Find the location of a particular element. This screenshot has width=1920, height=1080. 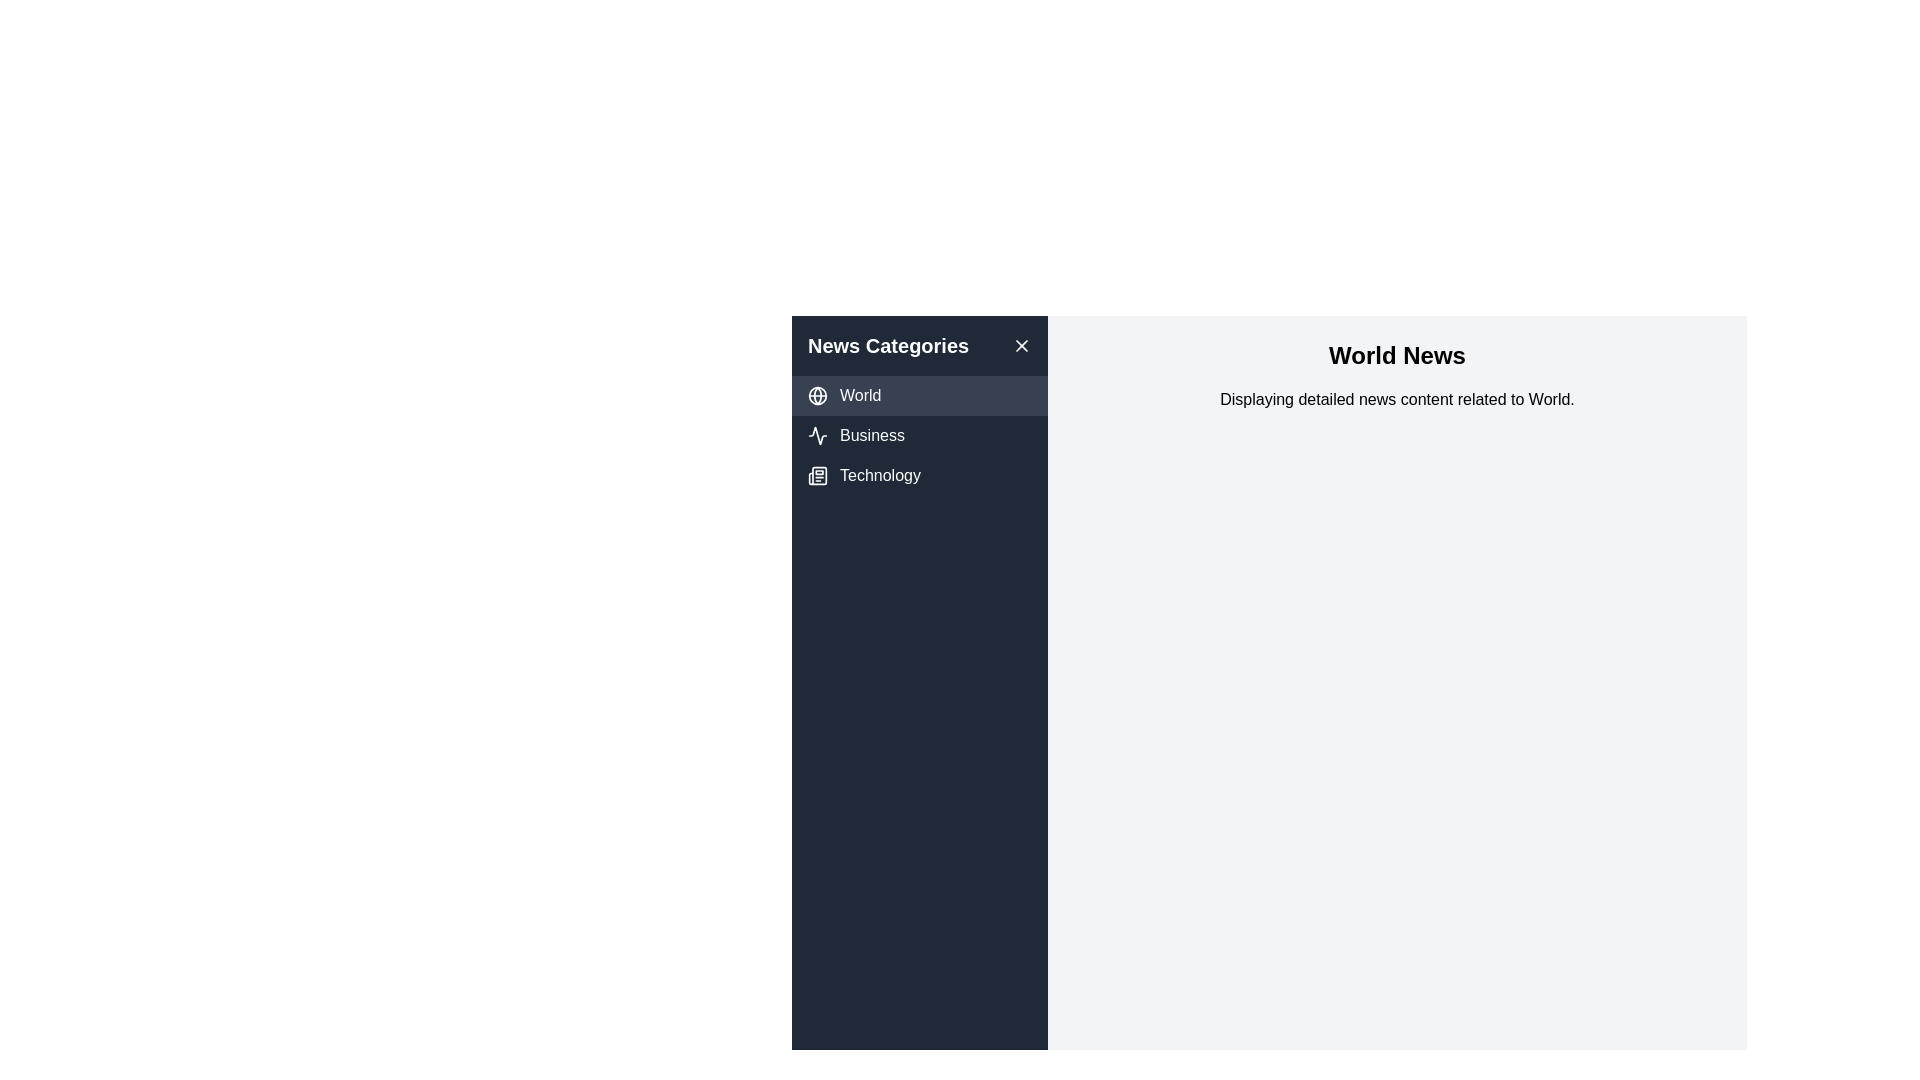

the news category World to observe the hover effect is located at coordinates (919, 396).